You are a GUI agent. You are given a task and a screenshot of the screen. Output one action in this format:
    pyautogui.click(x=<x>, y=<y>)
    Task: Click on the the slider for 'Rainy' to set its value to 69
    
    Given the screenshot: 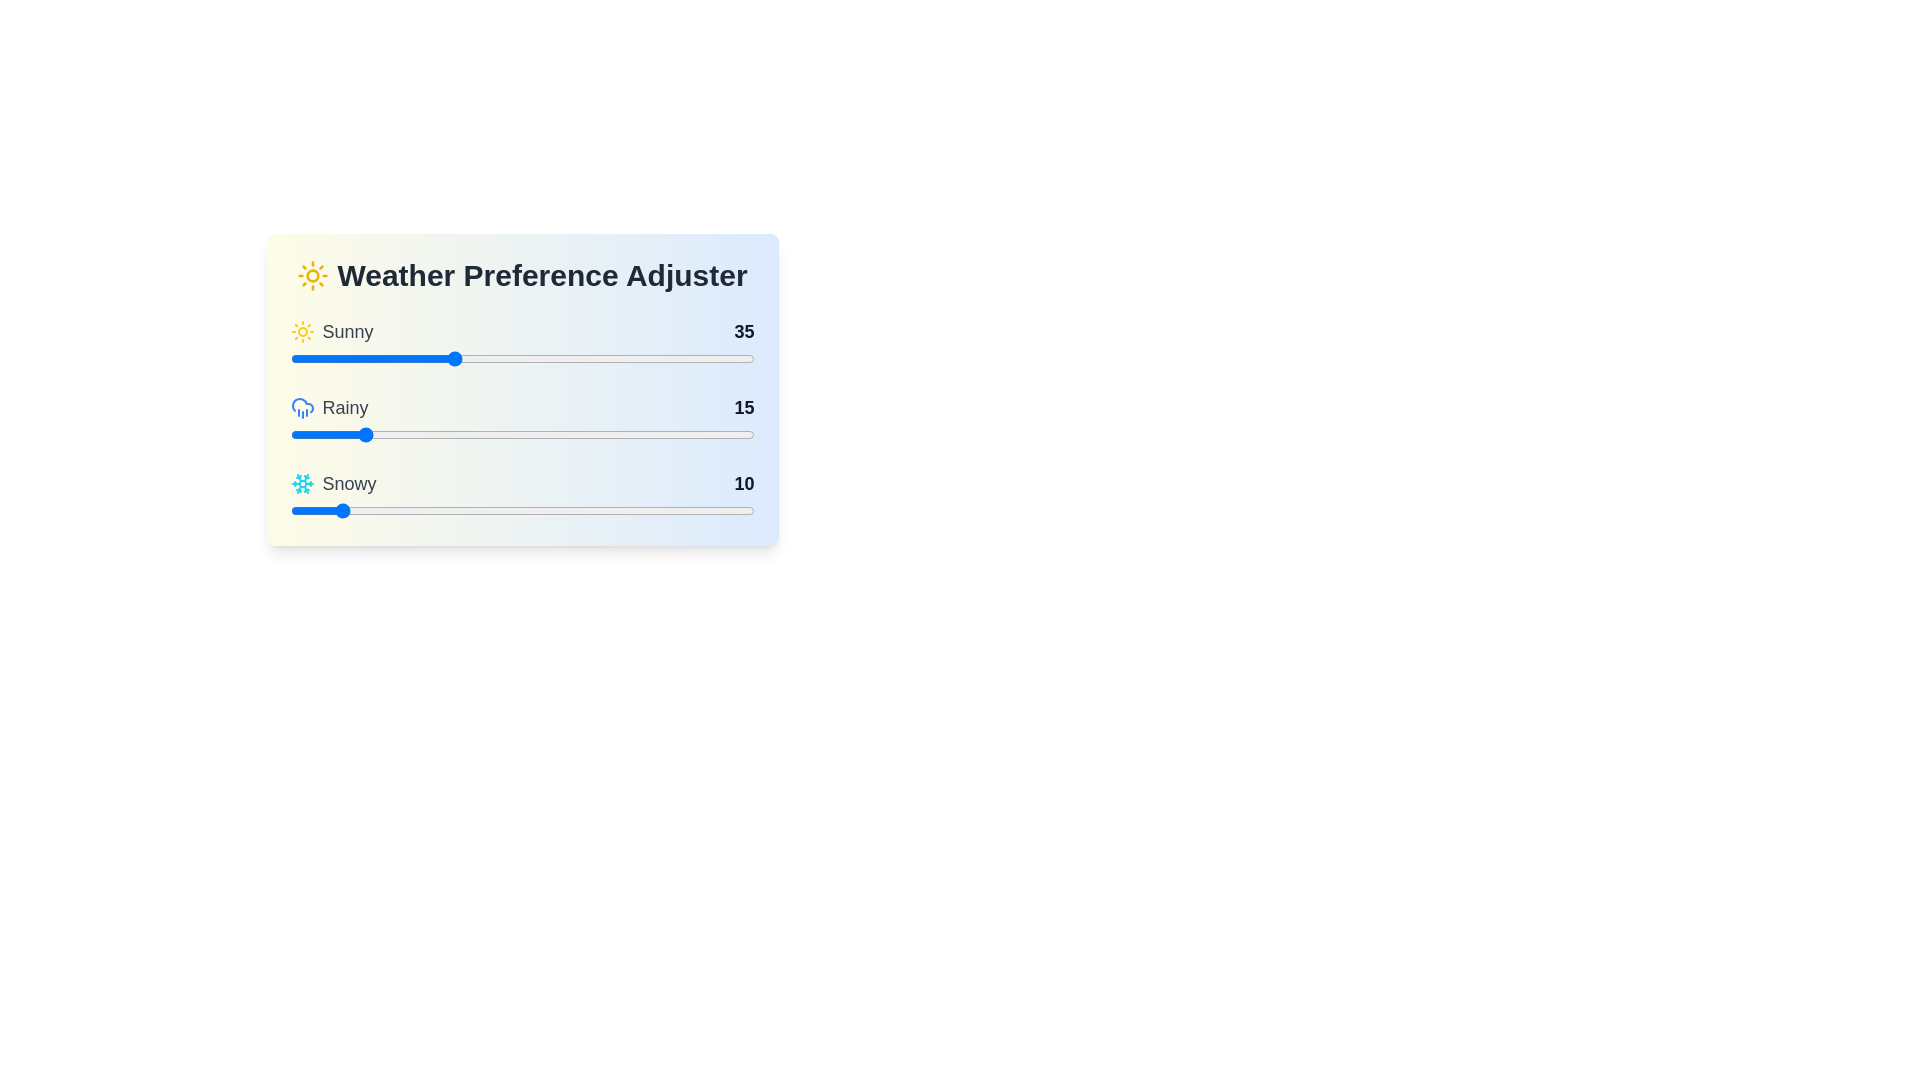 What is the action you would take?
    pyautogui.click(x=609, y=434)
    